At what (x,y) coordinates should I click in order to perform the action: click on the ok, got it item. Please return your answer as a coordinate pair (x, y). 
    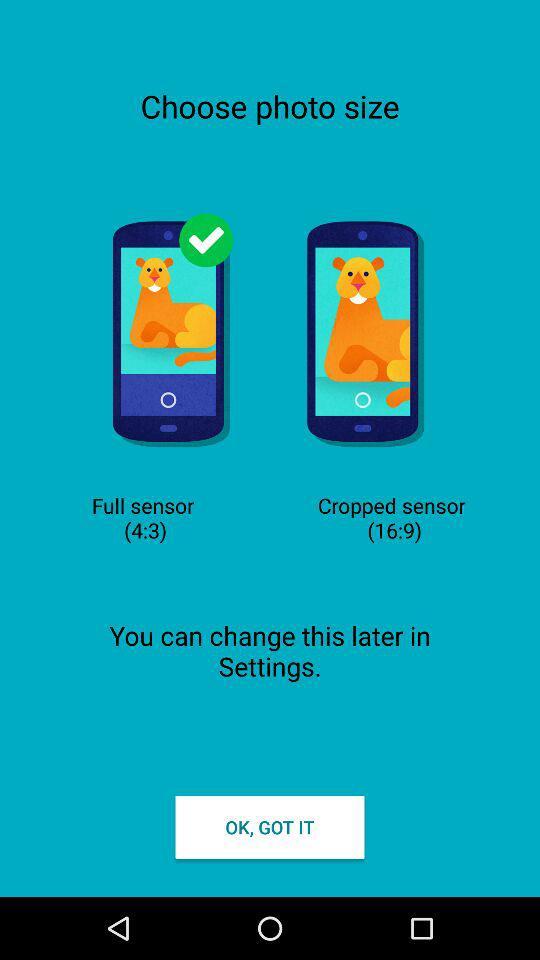
    Looking at the image, I should click on (270, 827).